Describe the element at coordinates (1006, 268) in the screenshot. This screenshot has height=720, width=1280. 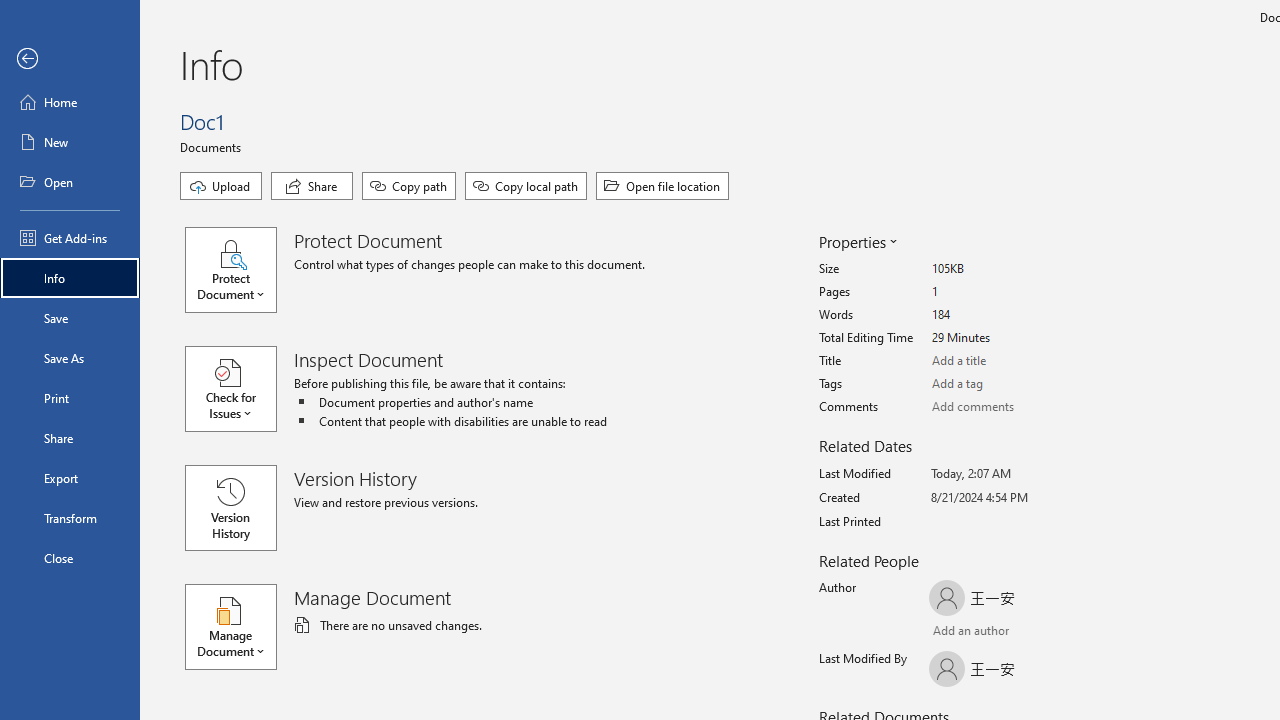
I see `'Size'` at that location.